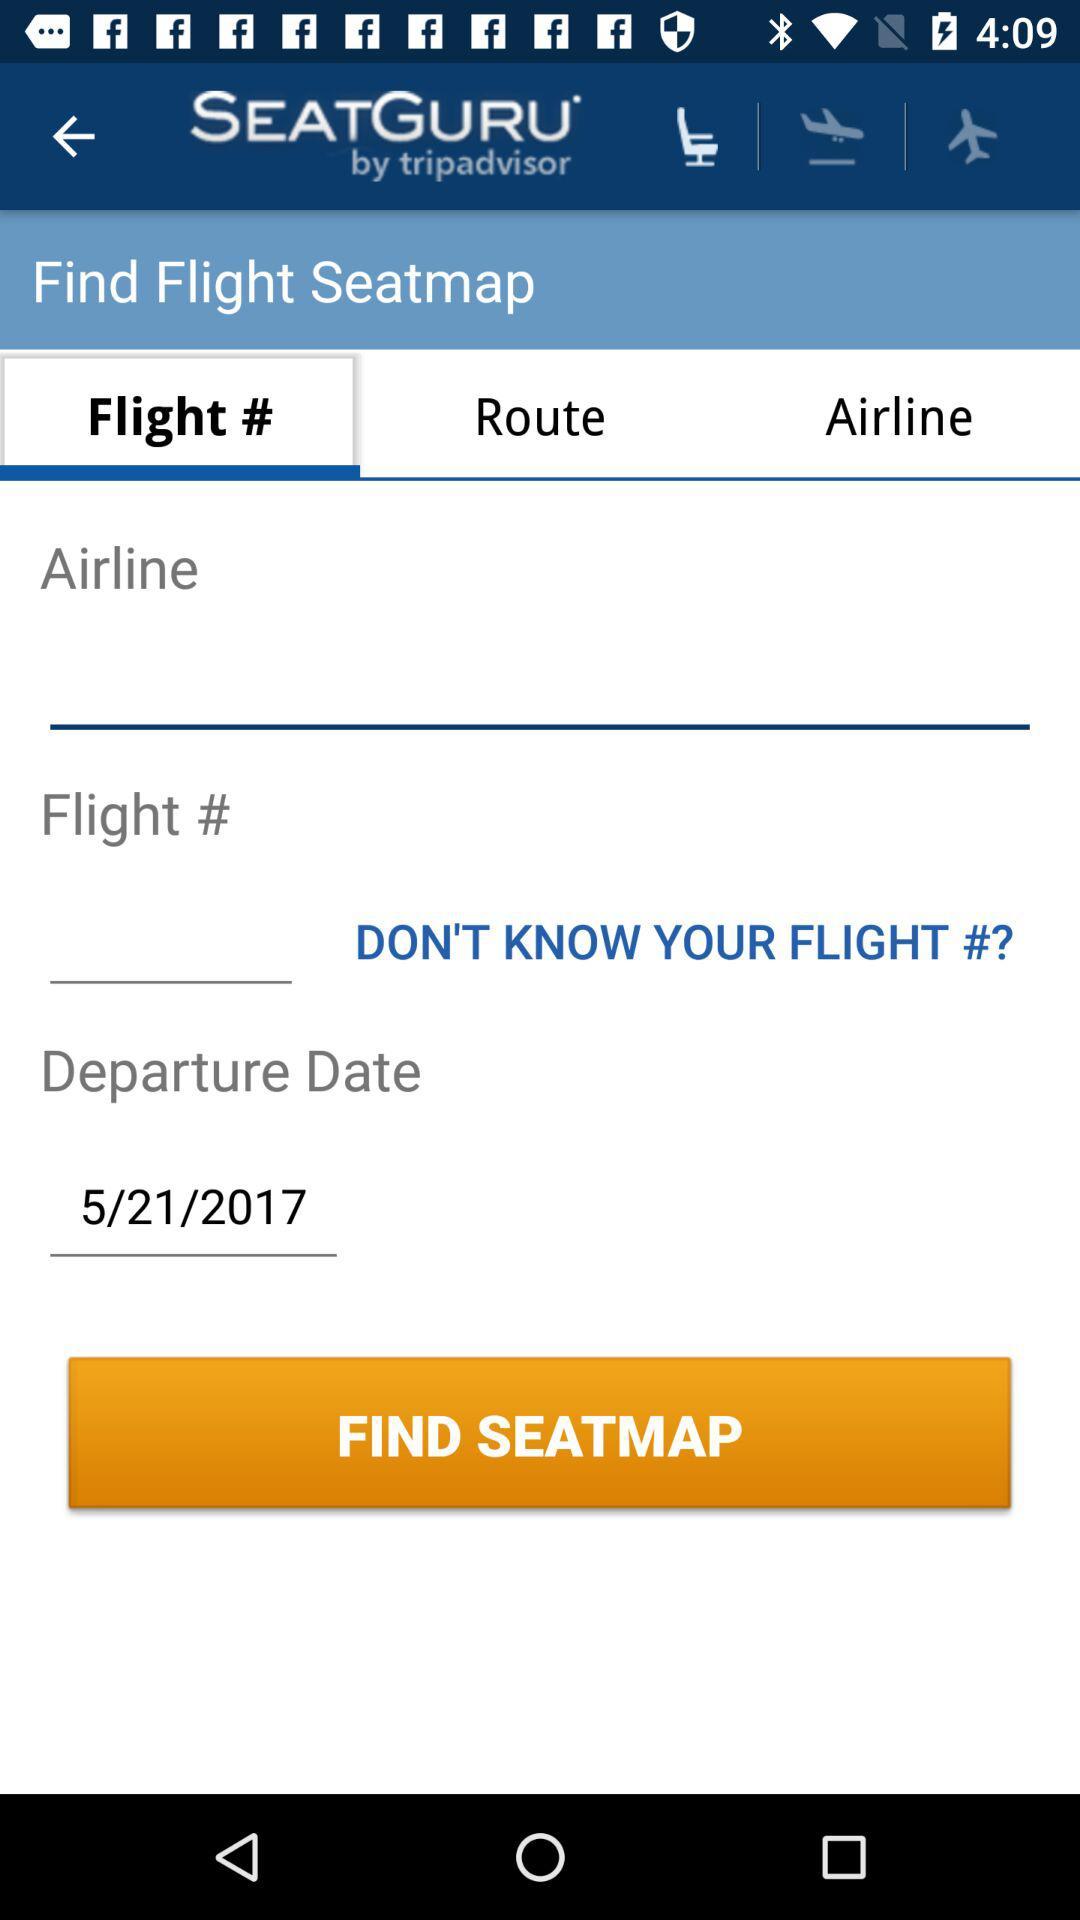 This screenshot has width=1080, height=1920. I want to click on icon to the left of the don t know icon, so click(169, 939).